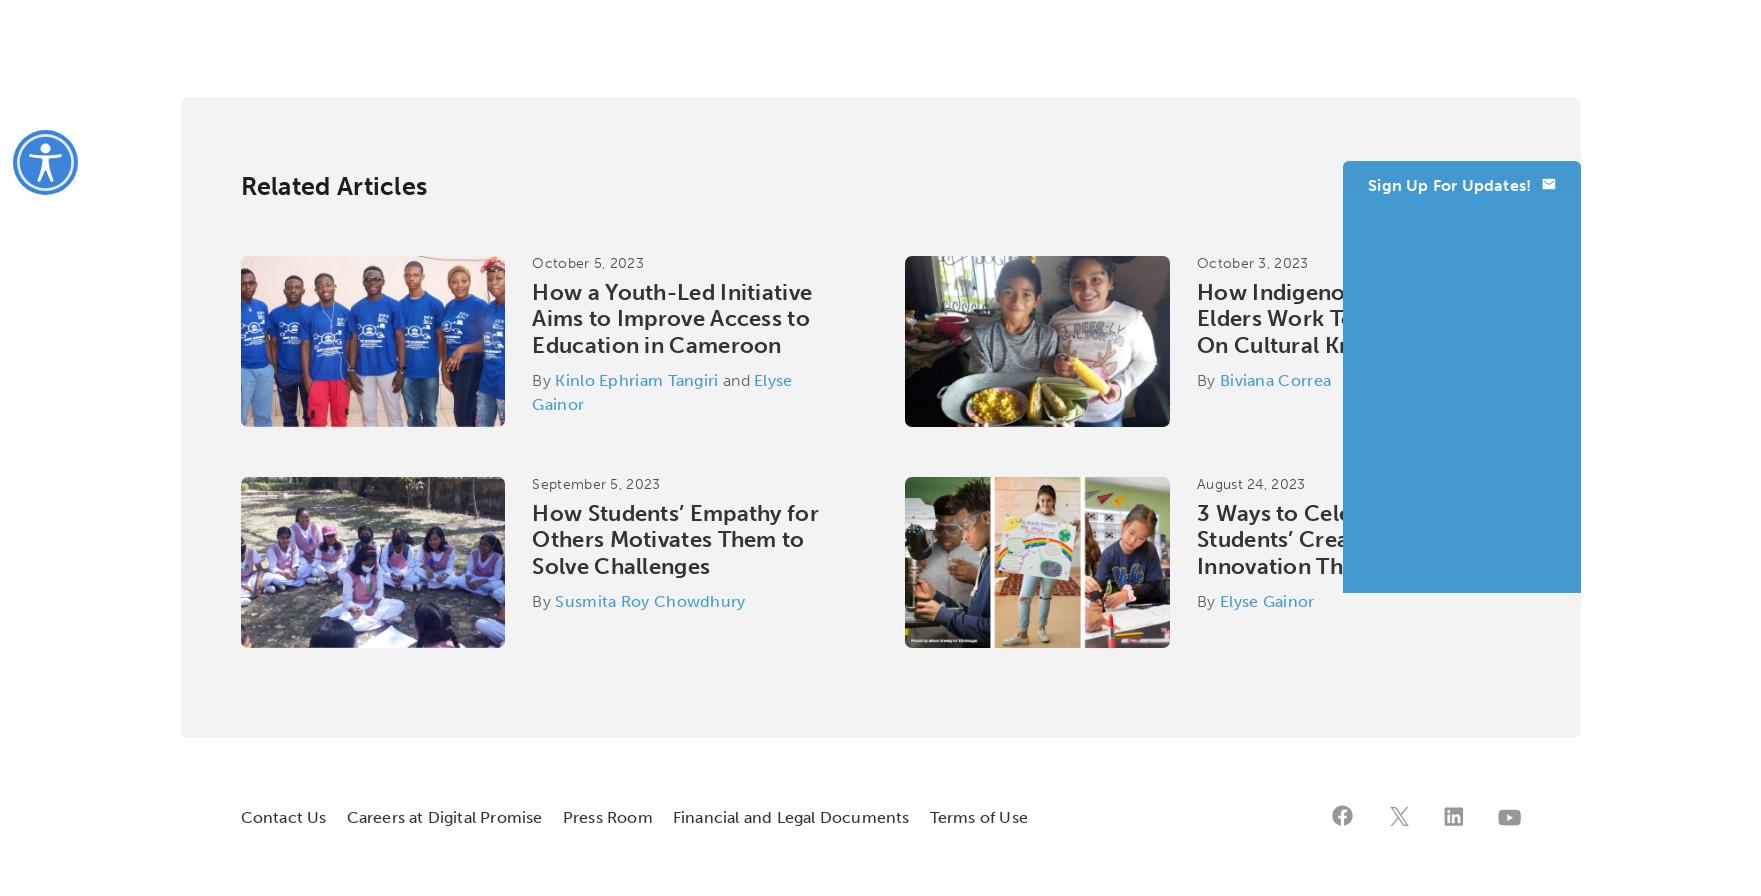 The height and width of the screenshot is (896, 1761). Describe the element at coordinates (735, 380) in the screenshot. I see `'and'` at that location.